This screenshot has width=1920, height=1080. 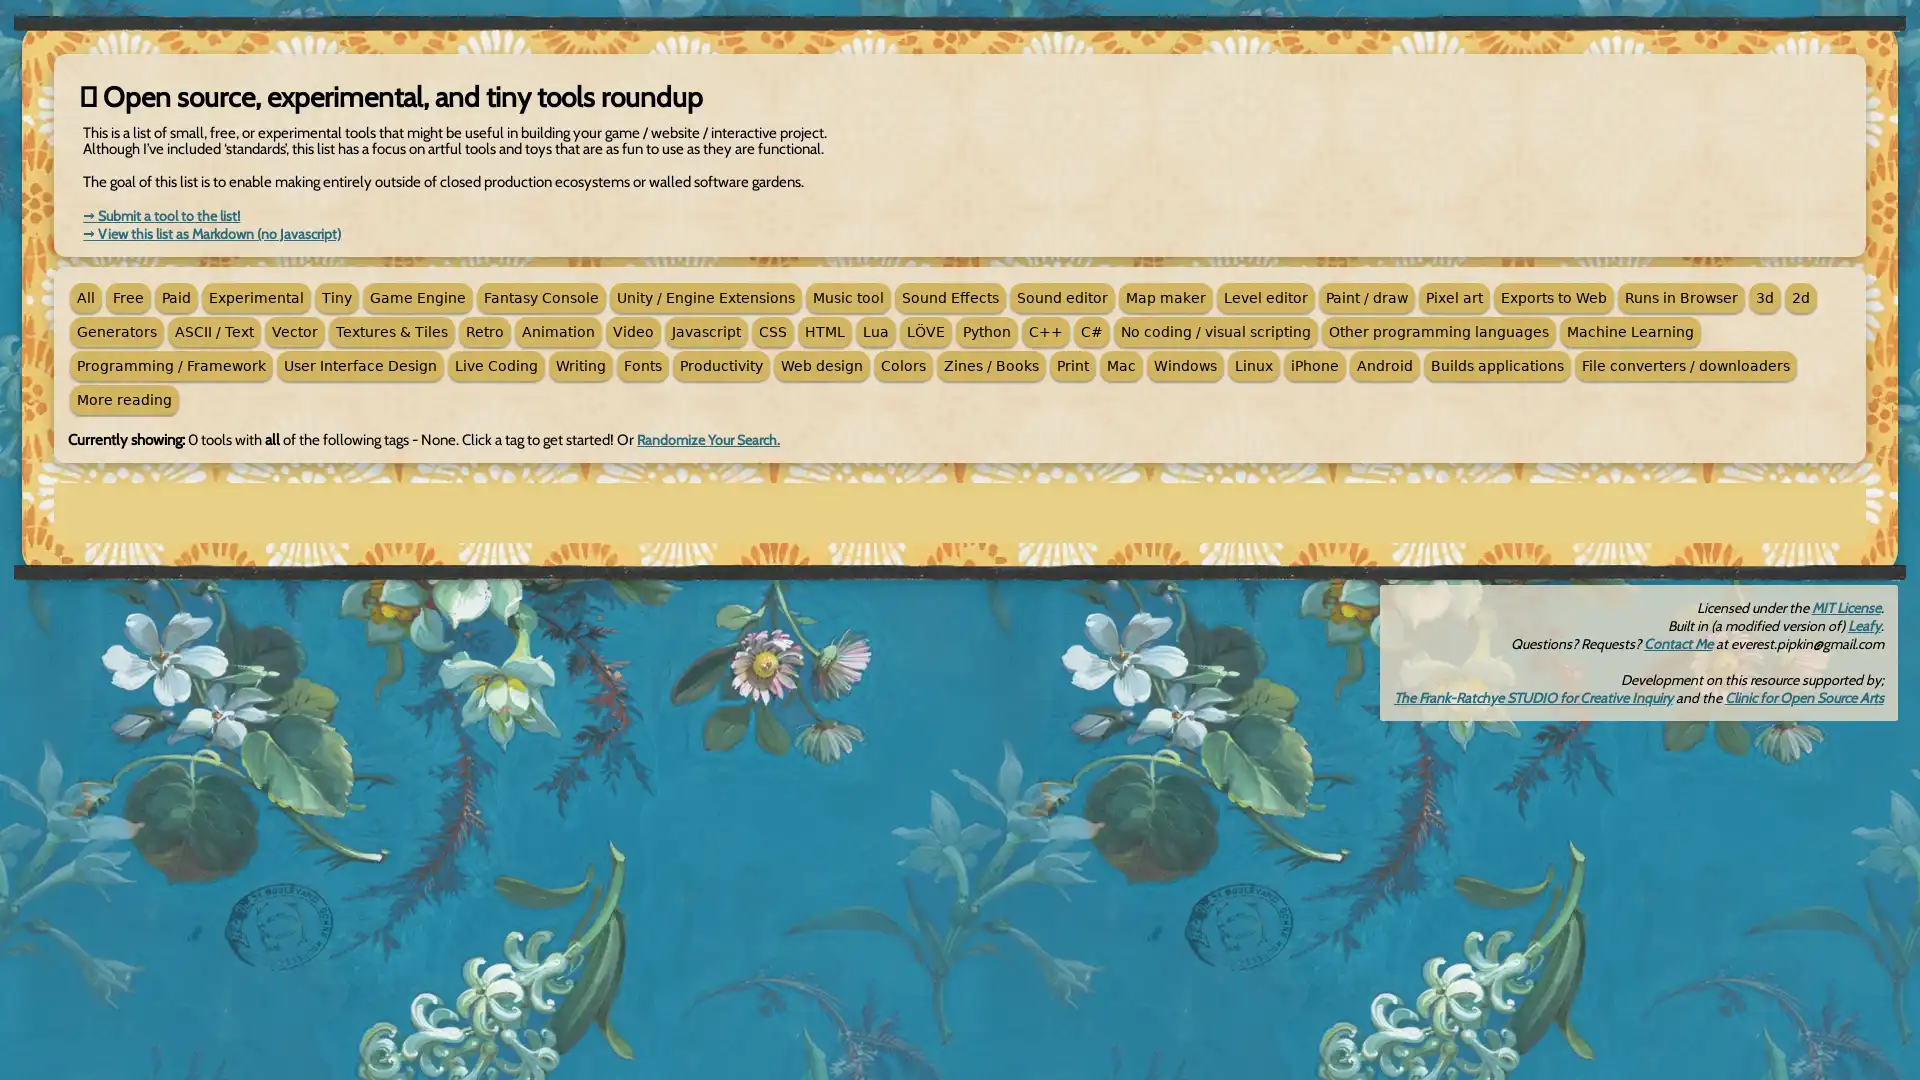 I want to click on Fonts, so click(x=643, y=366).